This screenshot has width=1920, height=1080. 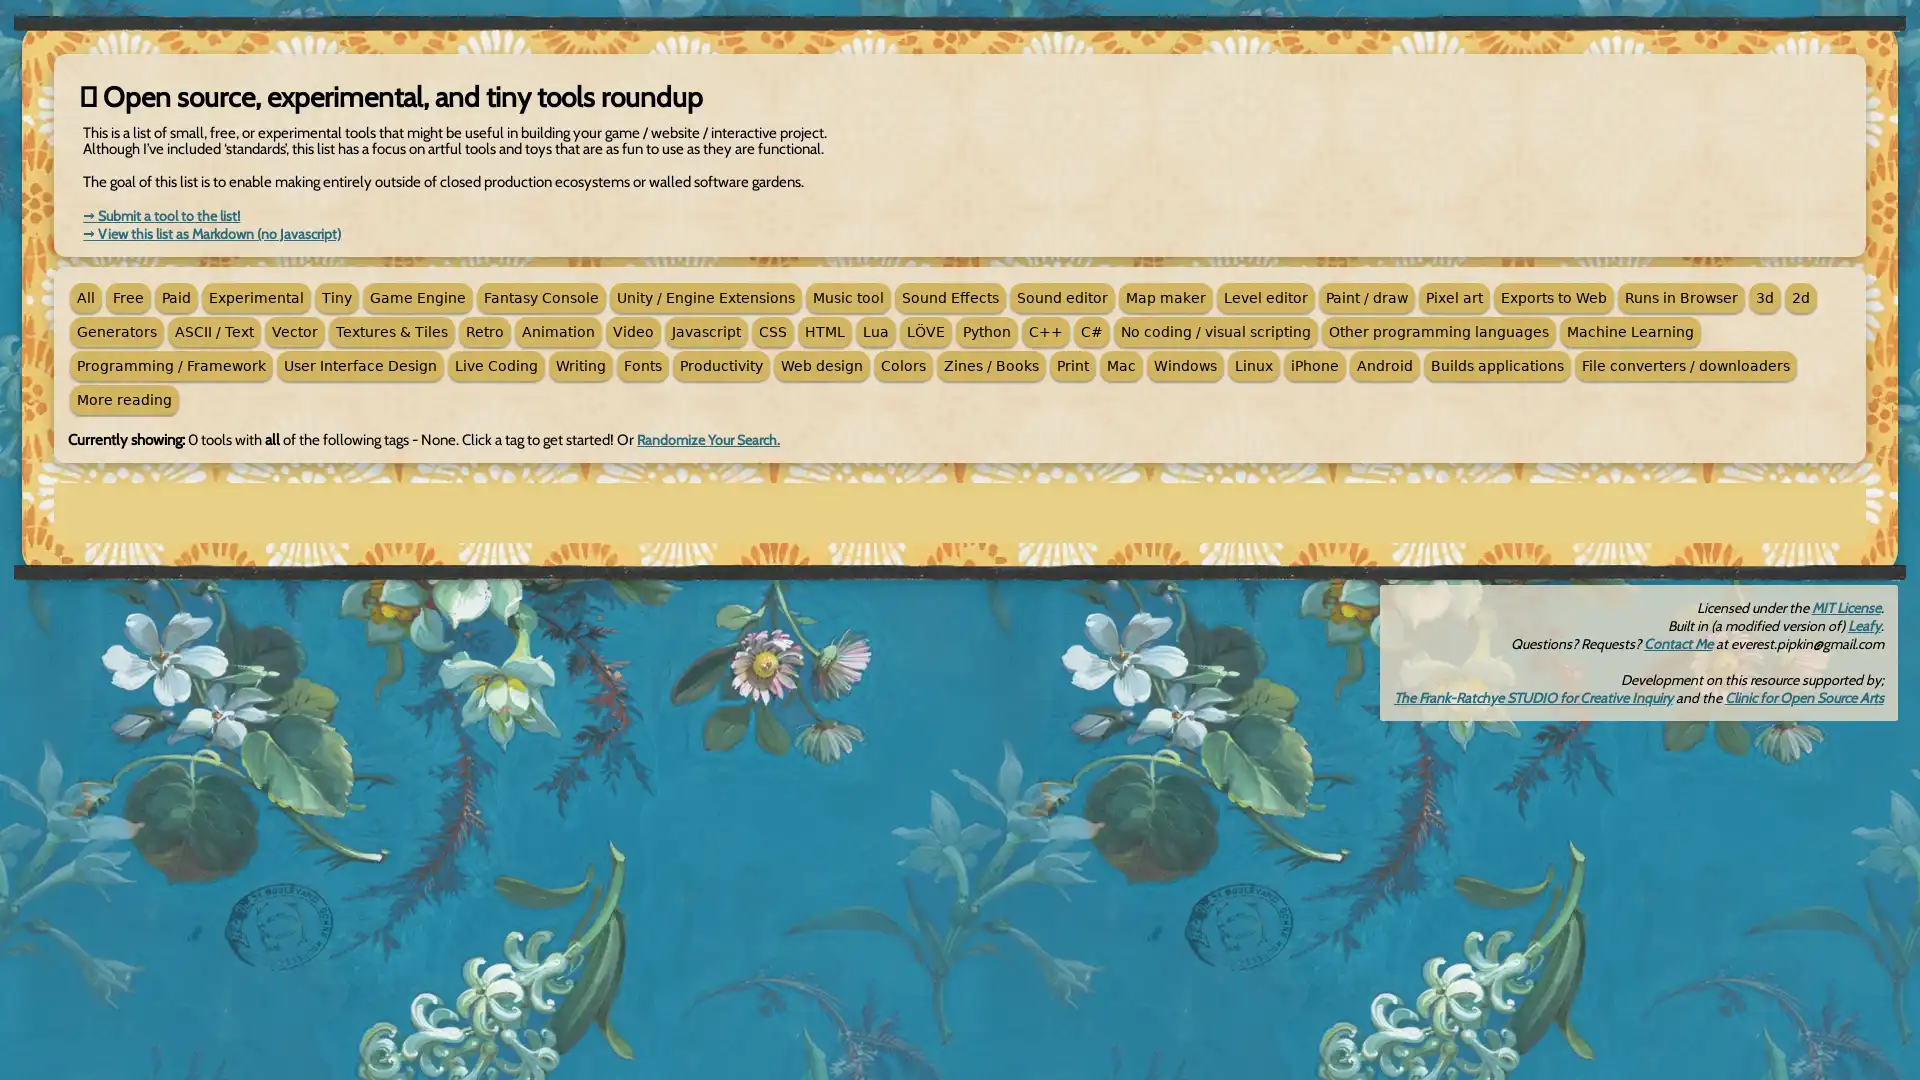 I want to click on Fonts, so click(x=643, y=366).